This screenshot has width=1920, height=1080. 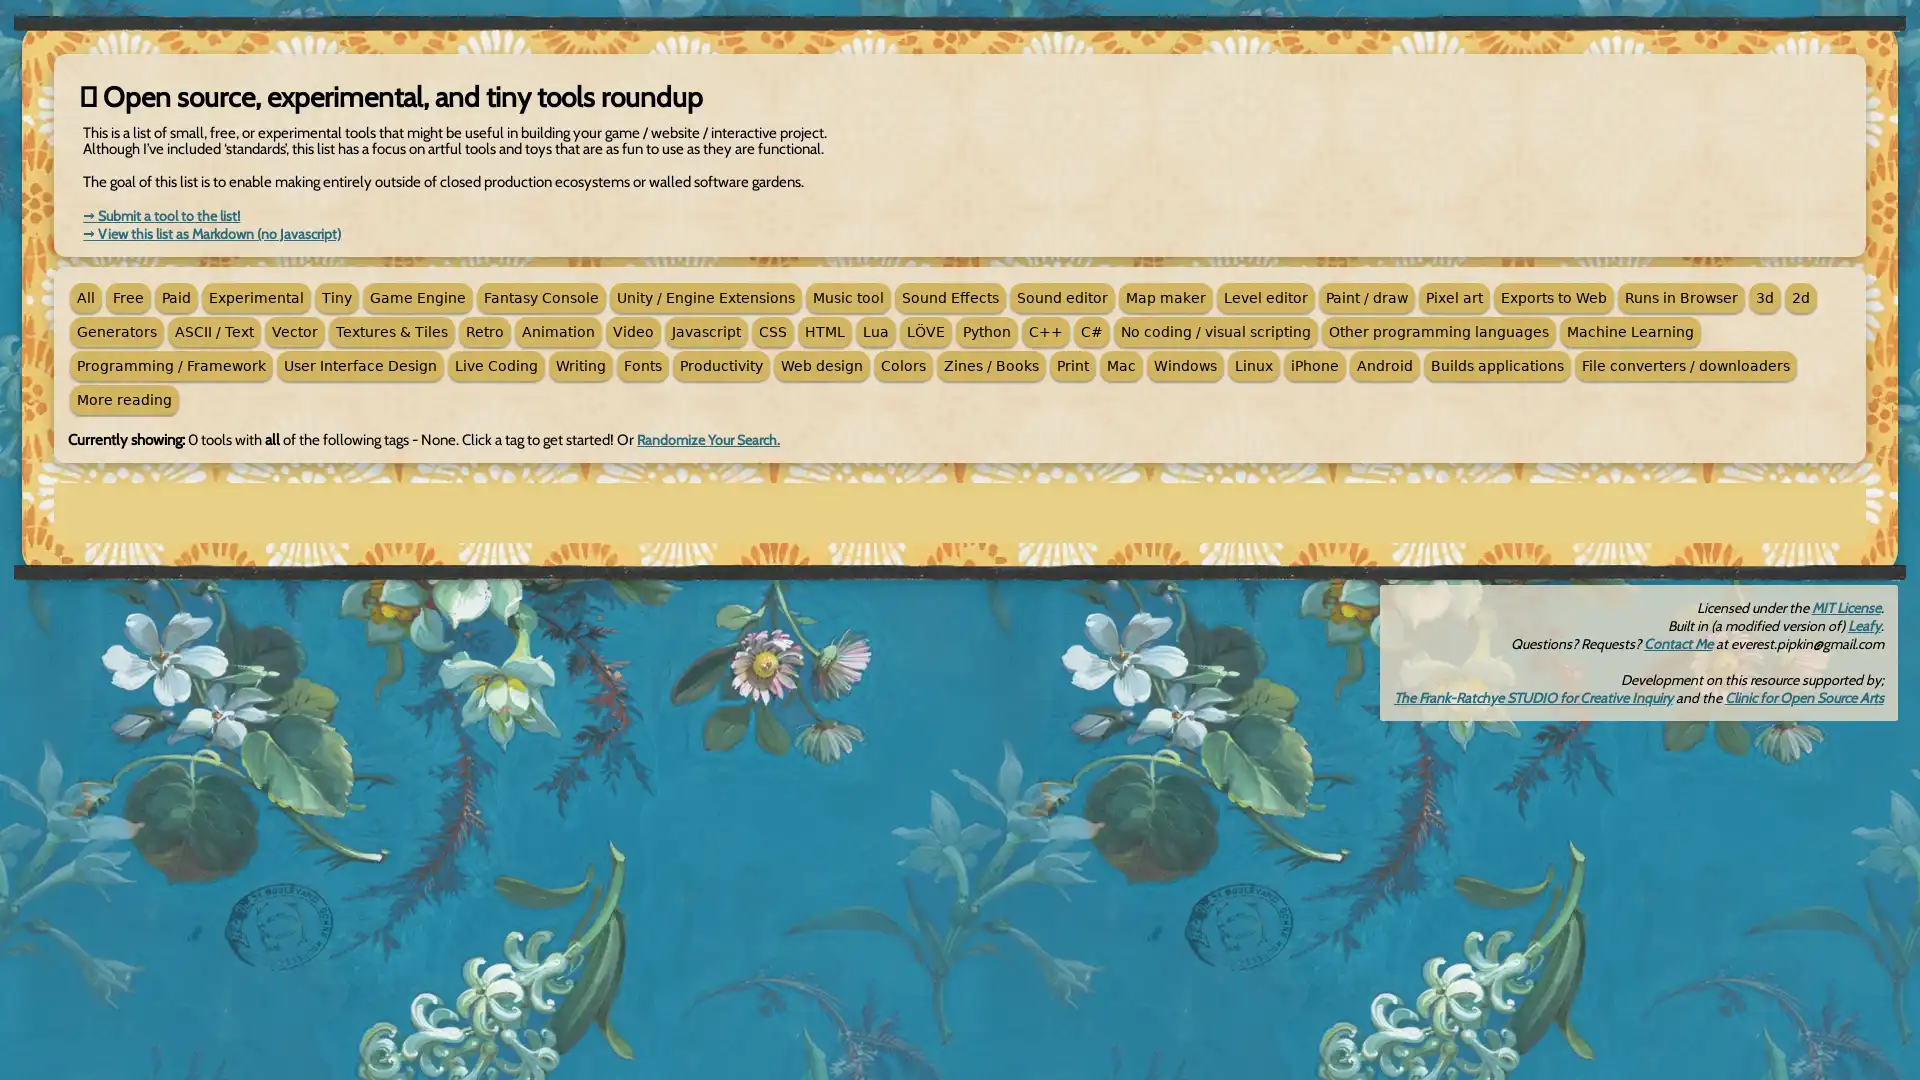 I want to click on Fonts, so click(x=643, y=366).